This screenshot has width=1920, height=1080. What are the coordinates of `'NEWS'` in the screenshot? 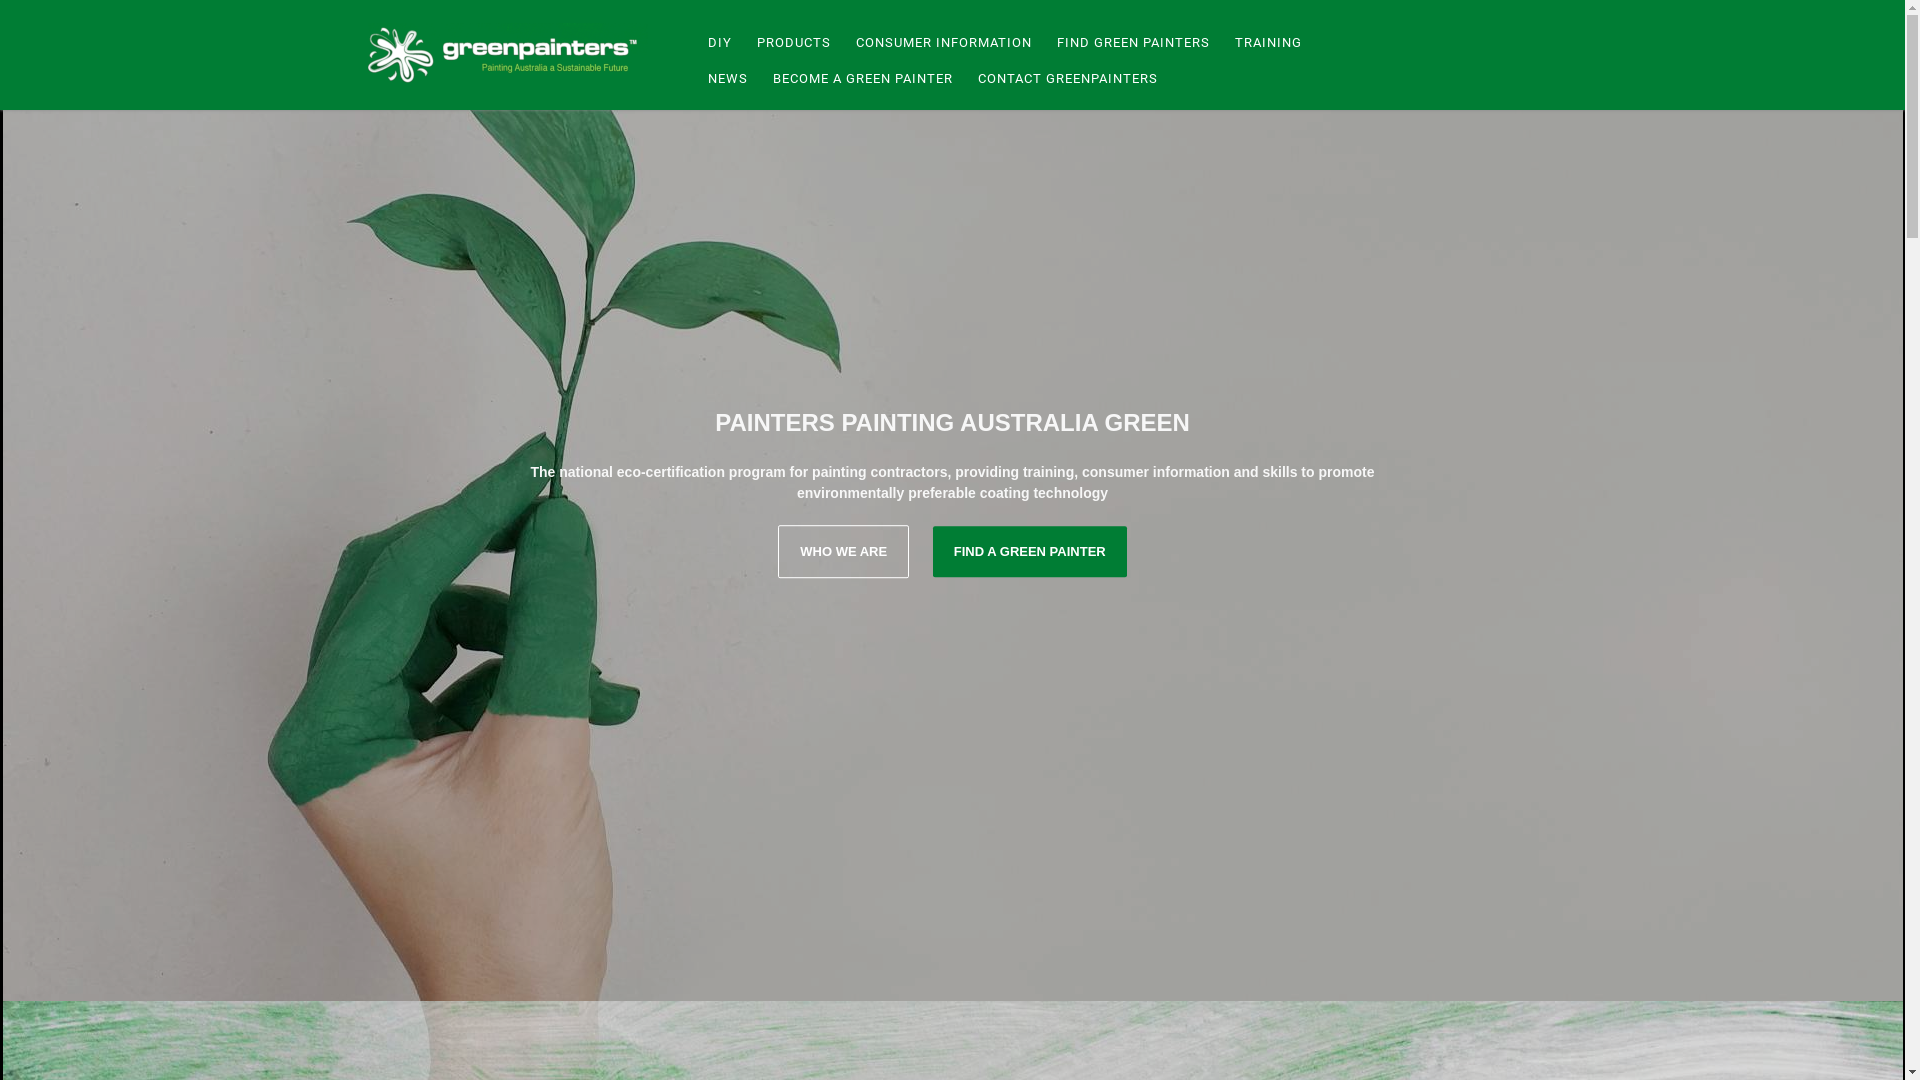 It's located at (723, 77).